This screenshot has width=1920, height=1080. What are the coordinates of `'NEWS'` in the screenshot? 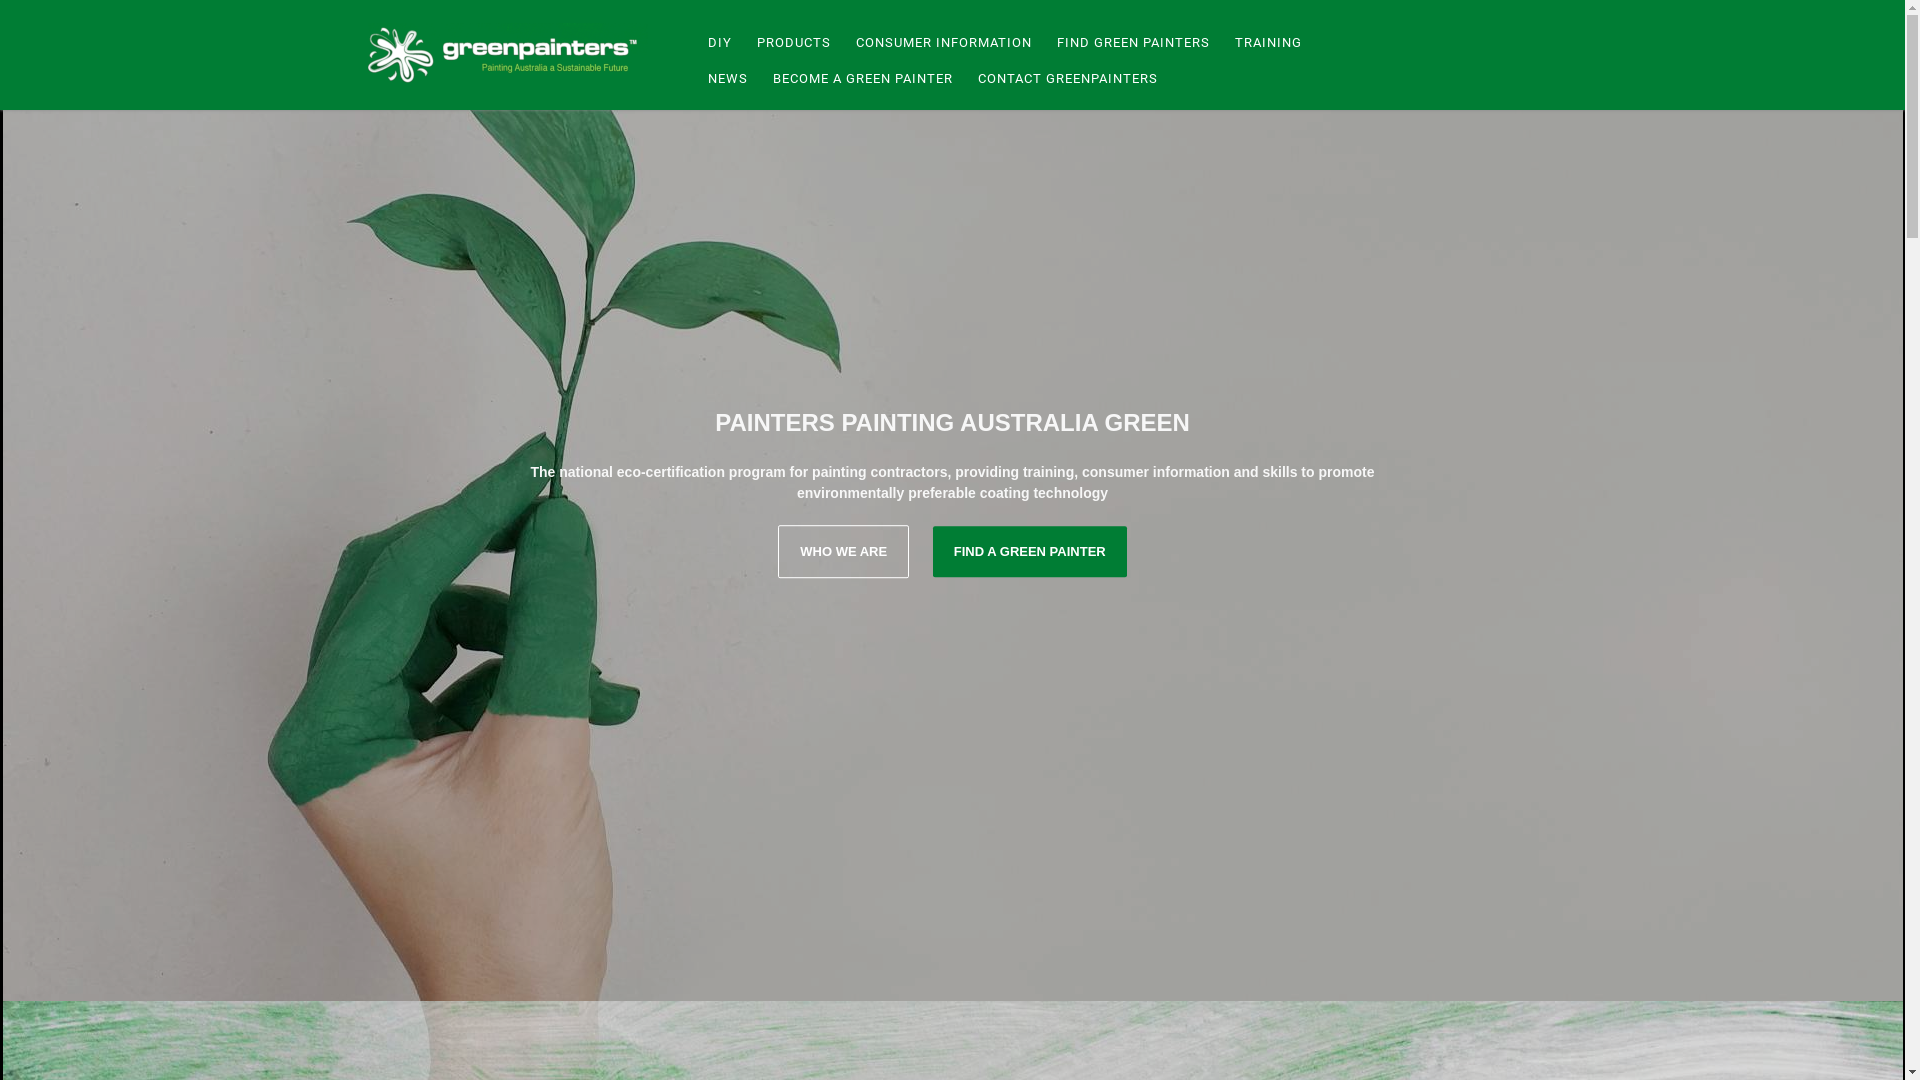 It's located at (723, 77).